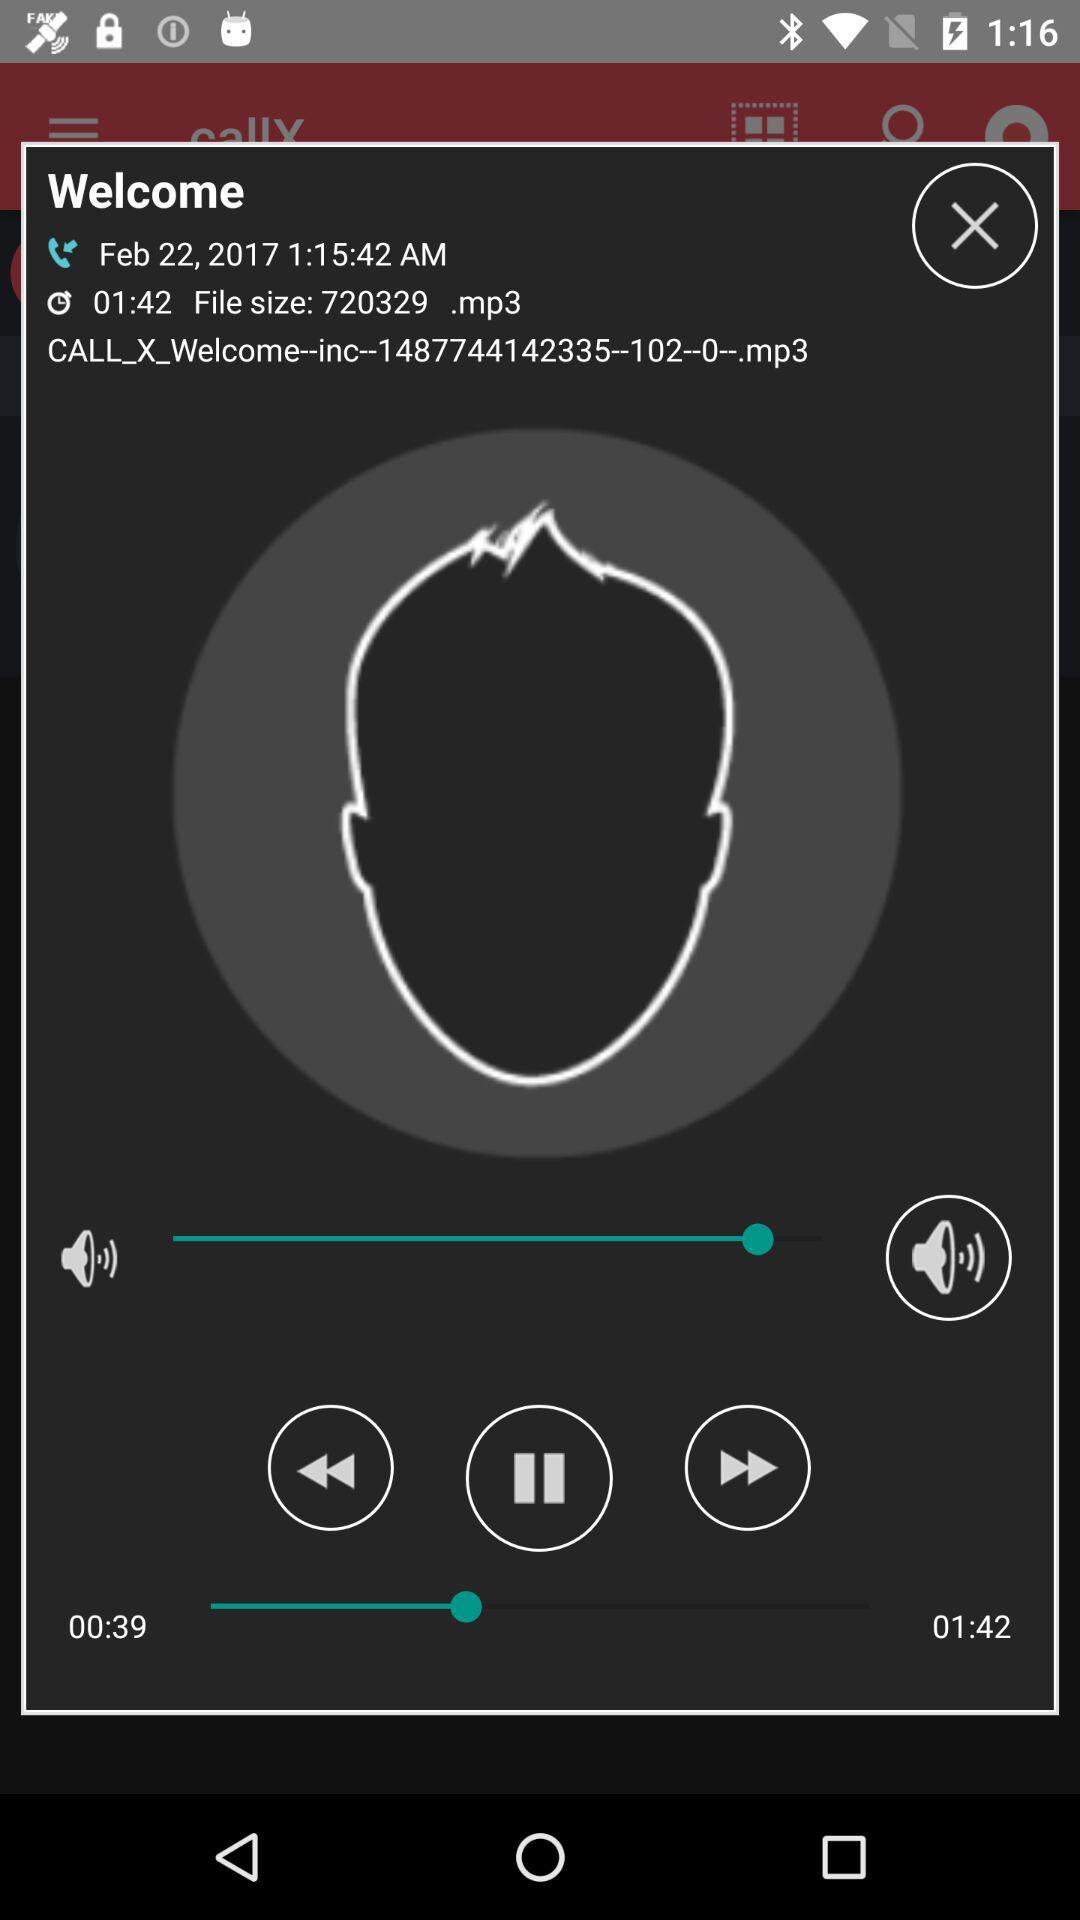  What do you see at coordinates (329, 1467) in the screenshot?
I see `rewind` at bounding box center [329, 1467].